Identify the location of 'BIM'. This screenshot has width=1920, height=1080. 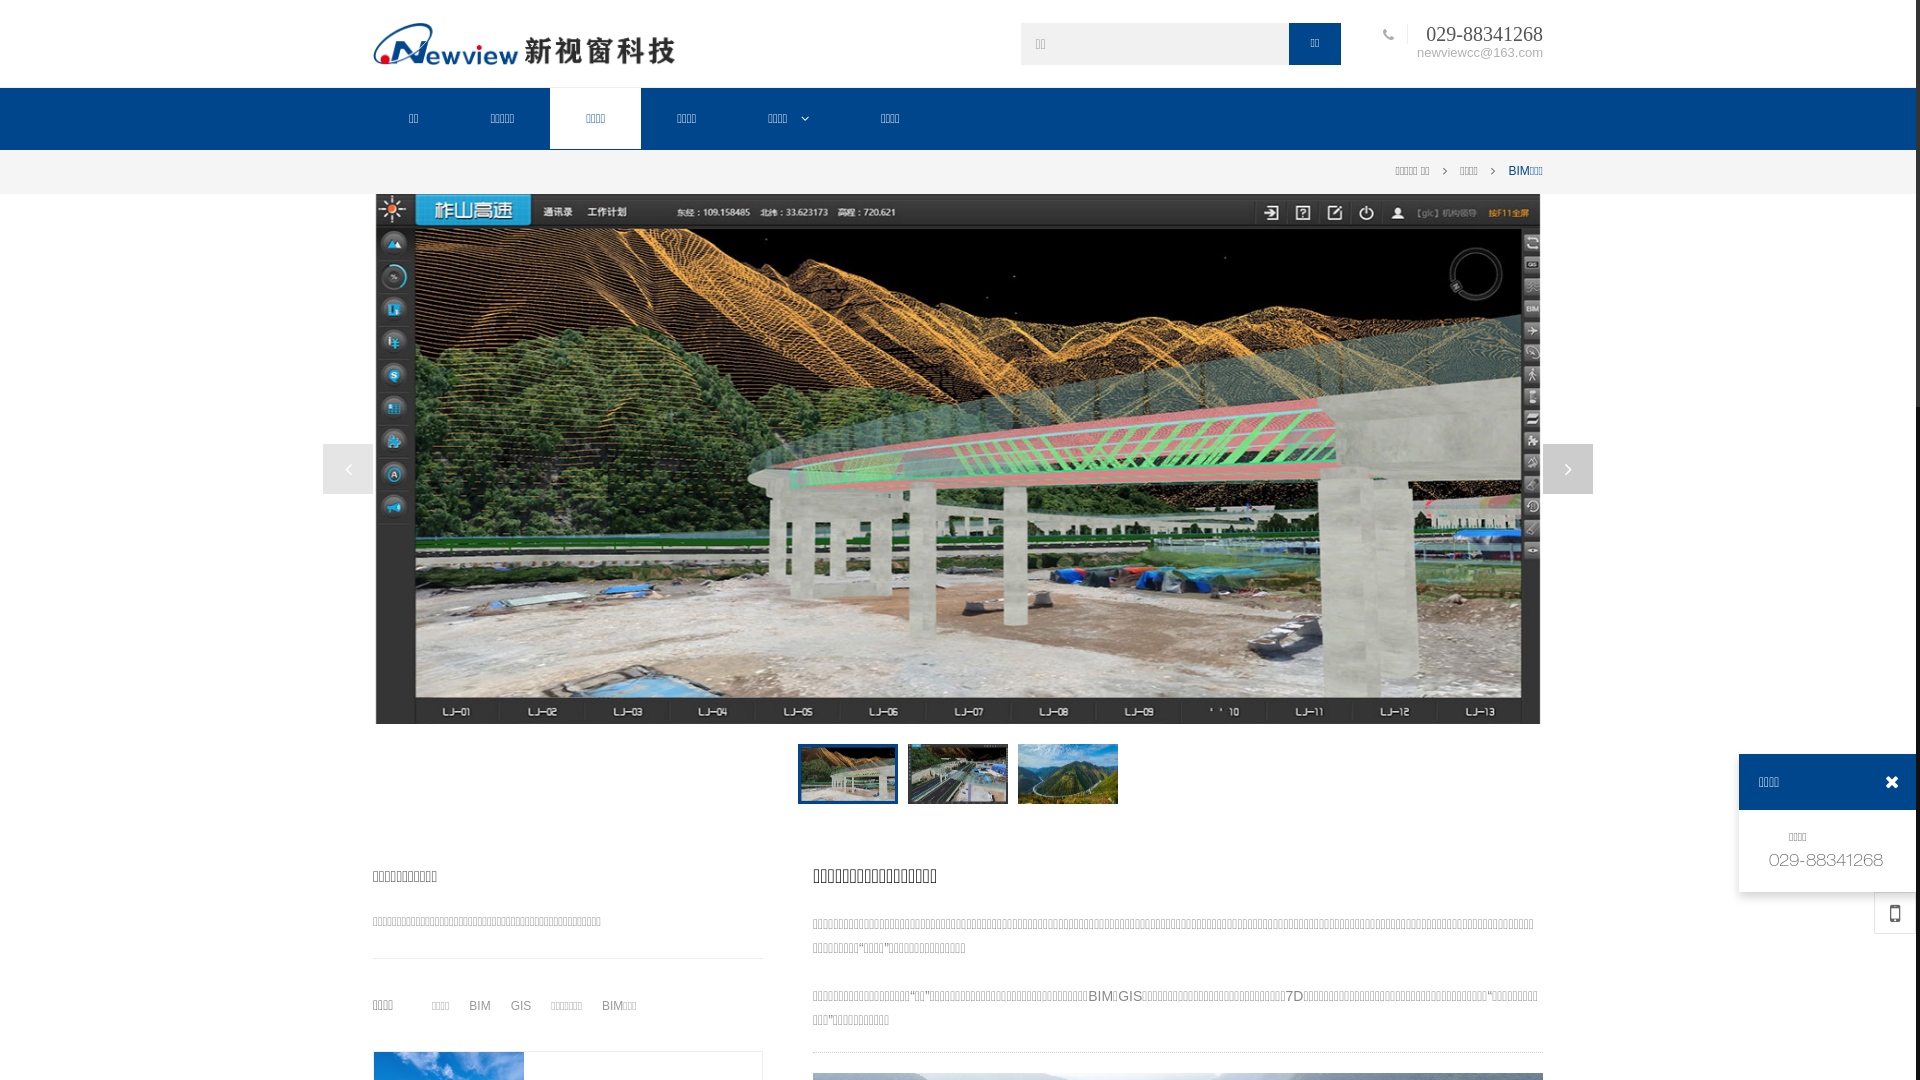
(478, 1006).